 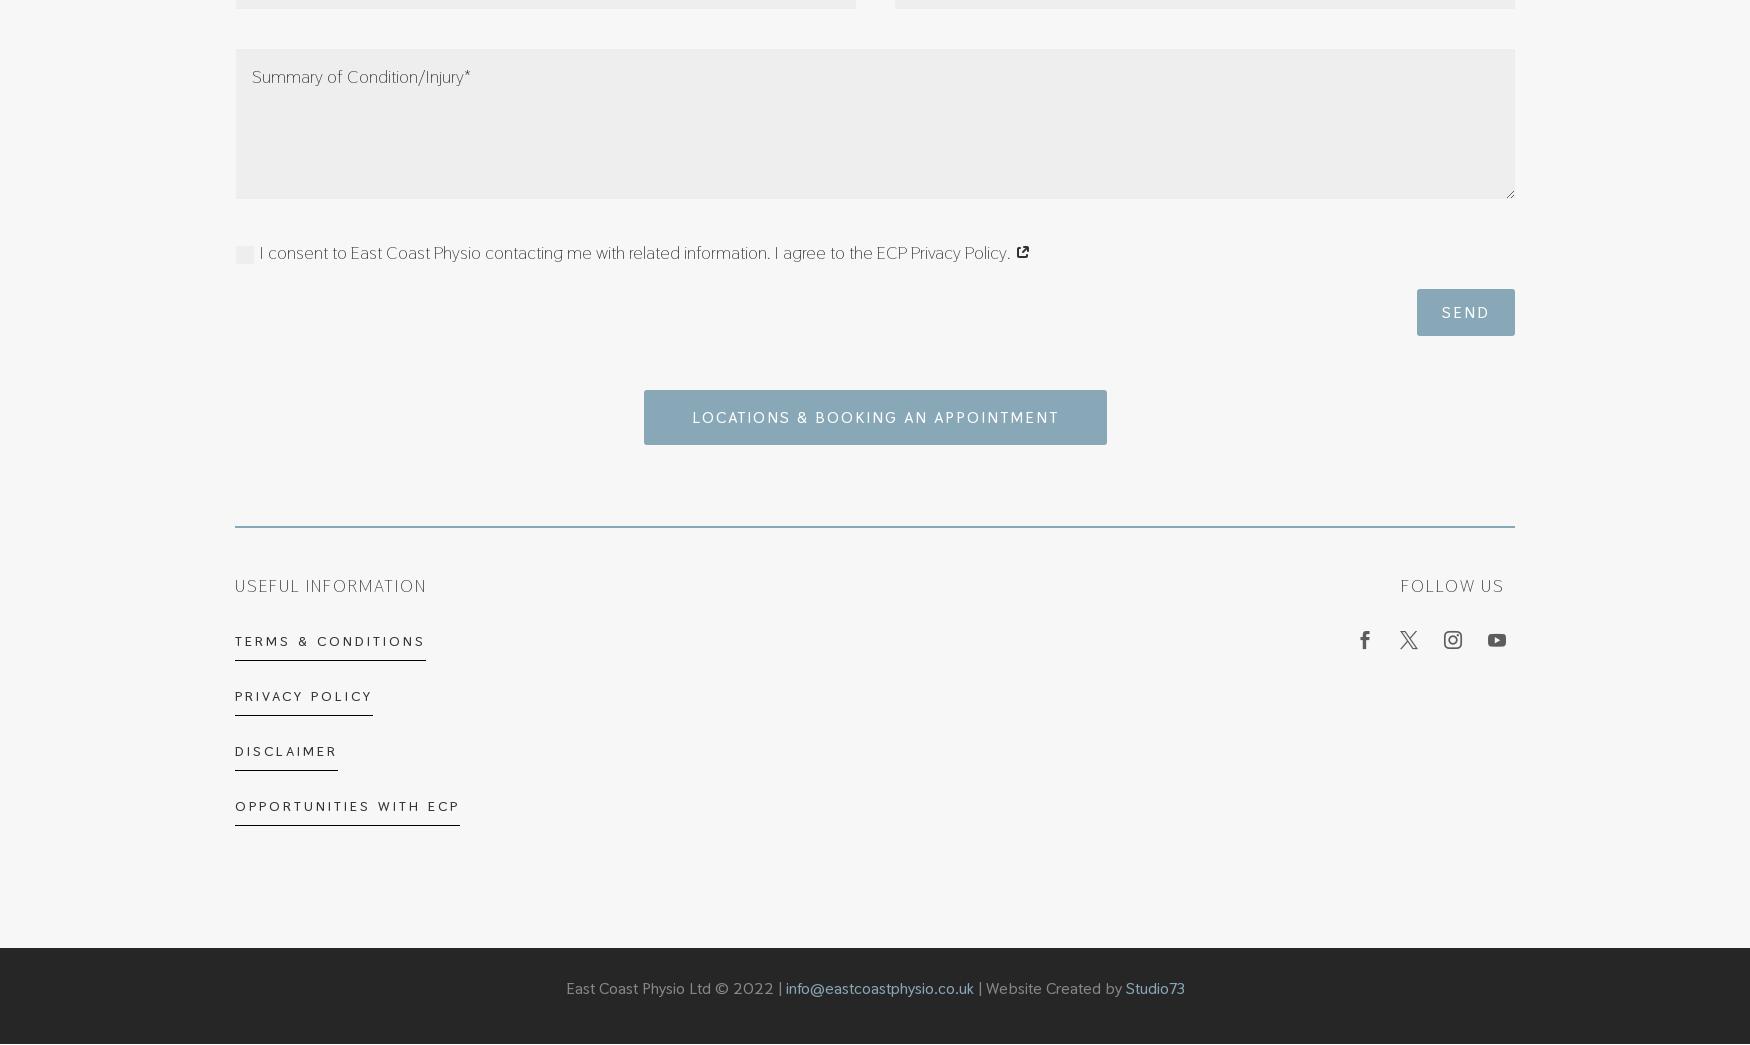 What do you see at coordinates (878, 986) in the screenshot?
I see `'info@eastcoastphysio.co.uk'` at bounding box center [878, 986].